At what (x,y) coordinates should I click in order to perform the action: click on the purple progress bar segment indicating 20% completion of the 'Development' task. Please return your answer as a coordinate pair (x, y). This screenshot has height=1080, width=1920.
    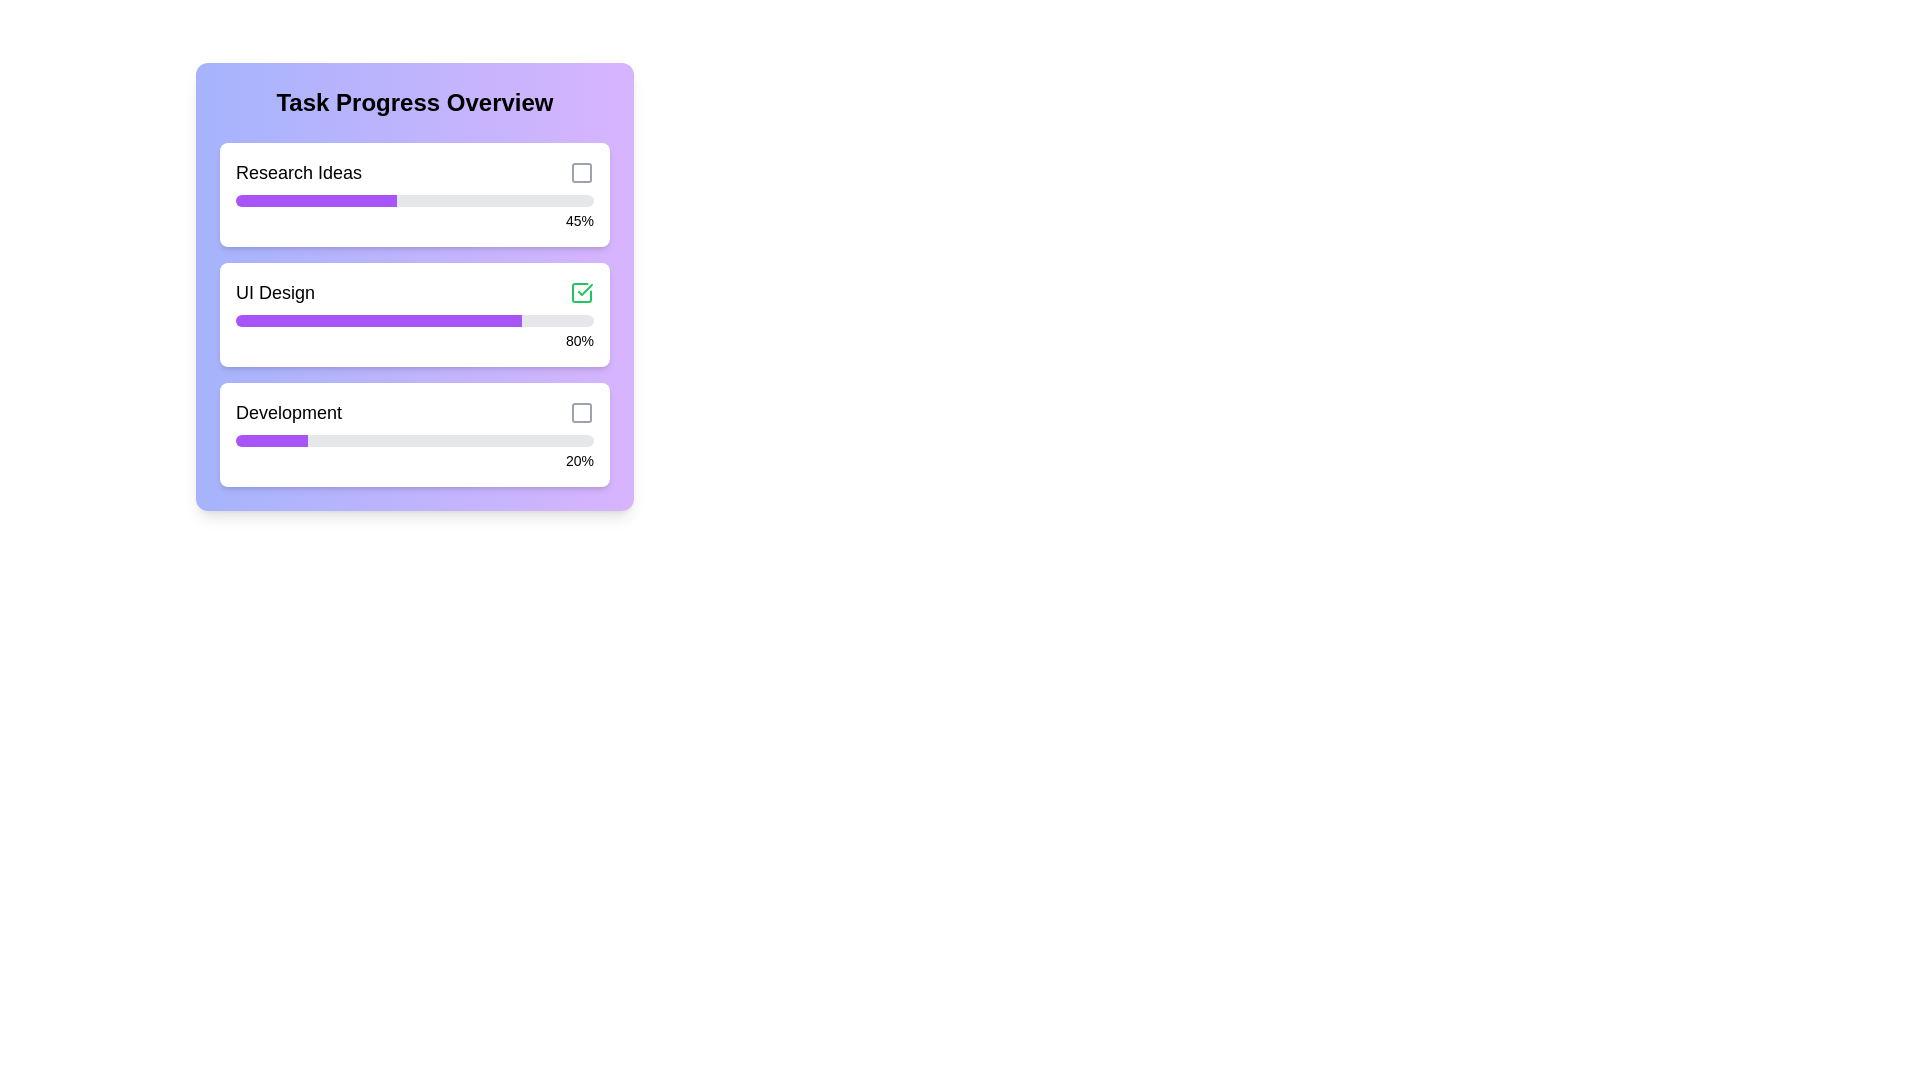
    Looking at the image, I should click on (270, 439).